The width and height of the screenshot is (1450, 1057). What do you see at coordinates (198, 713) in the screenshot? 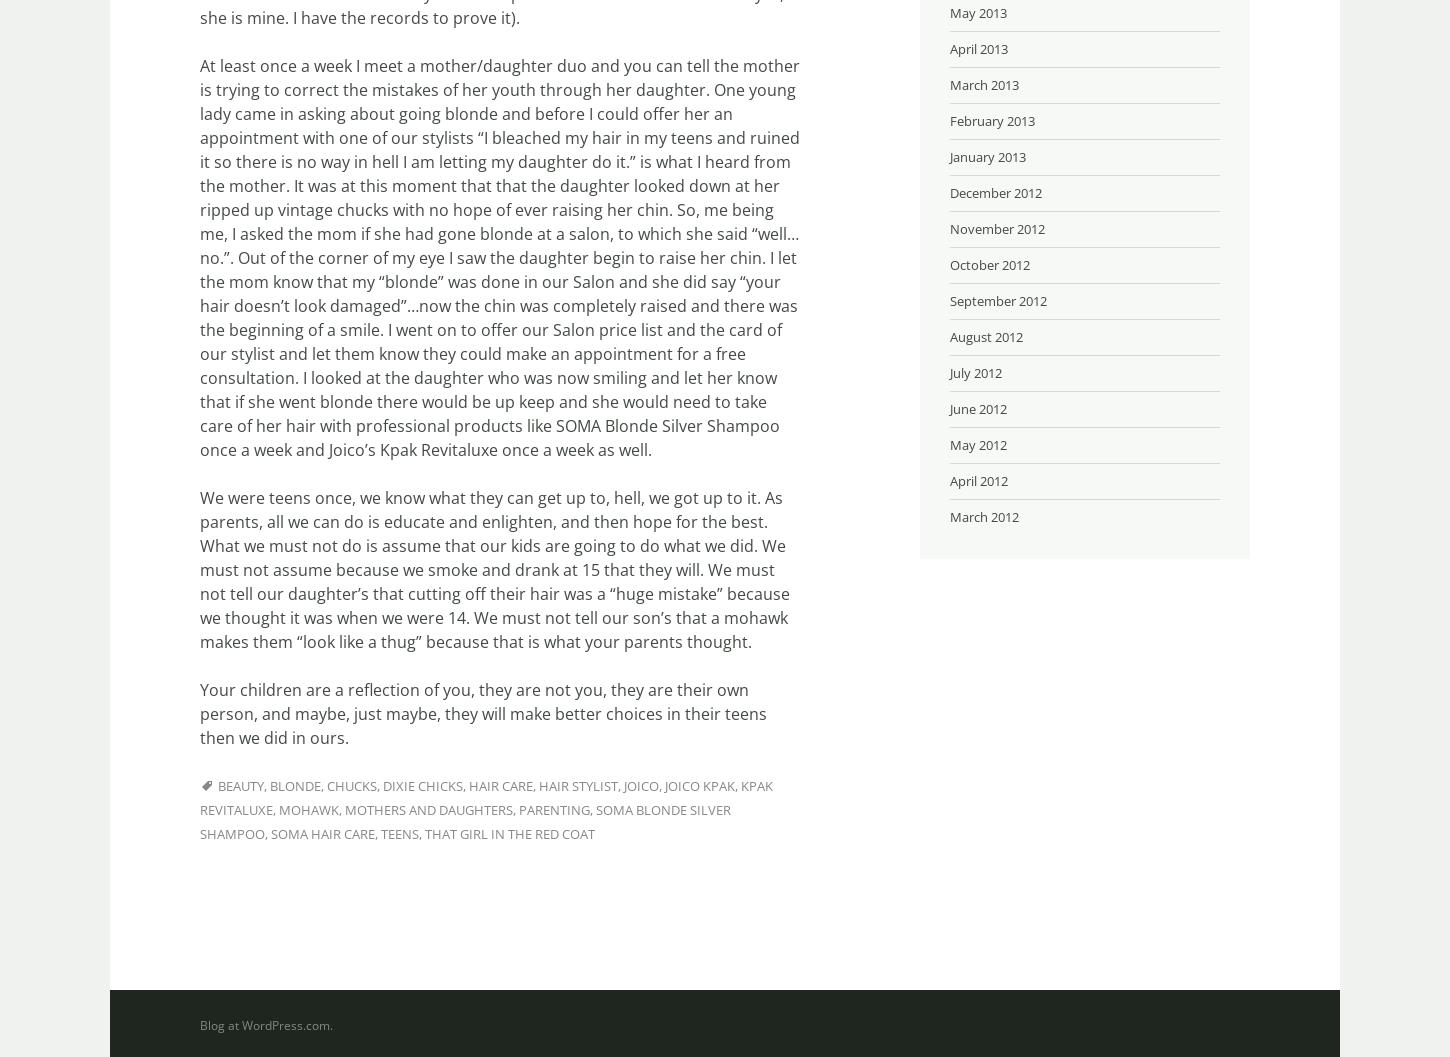
I see `'Your children are a reflection of you, they are not you, they are their own person, and maybe, just maybe, they will make better choices in their teens then we did in ours.'` at bounding box center [198, 713].